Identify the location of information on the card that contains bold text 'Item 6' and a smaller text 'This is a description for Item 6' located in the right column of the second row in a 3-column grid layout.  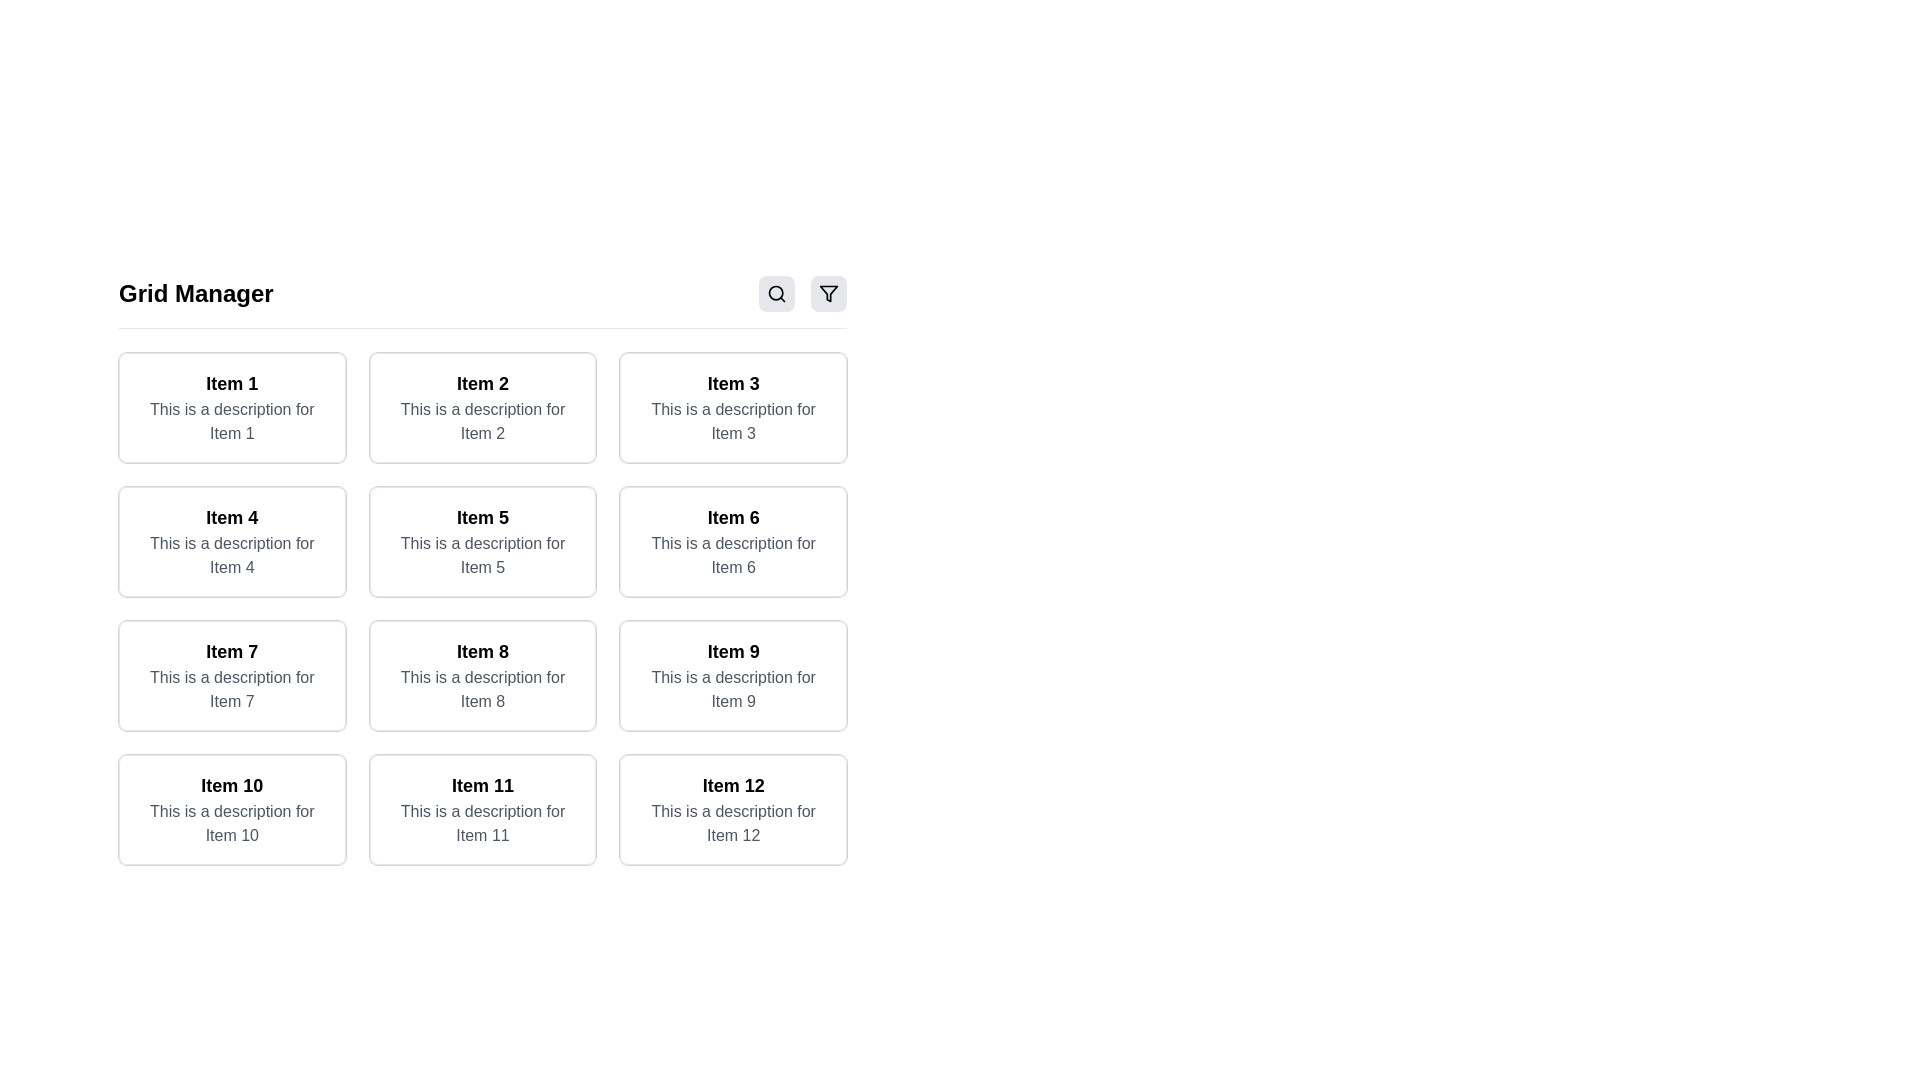
(732, 542).